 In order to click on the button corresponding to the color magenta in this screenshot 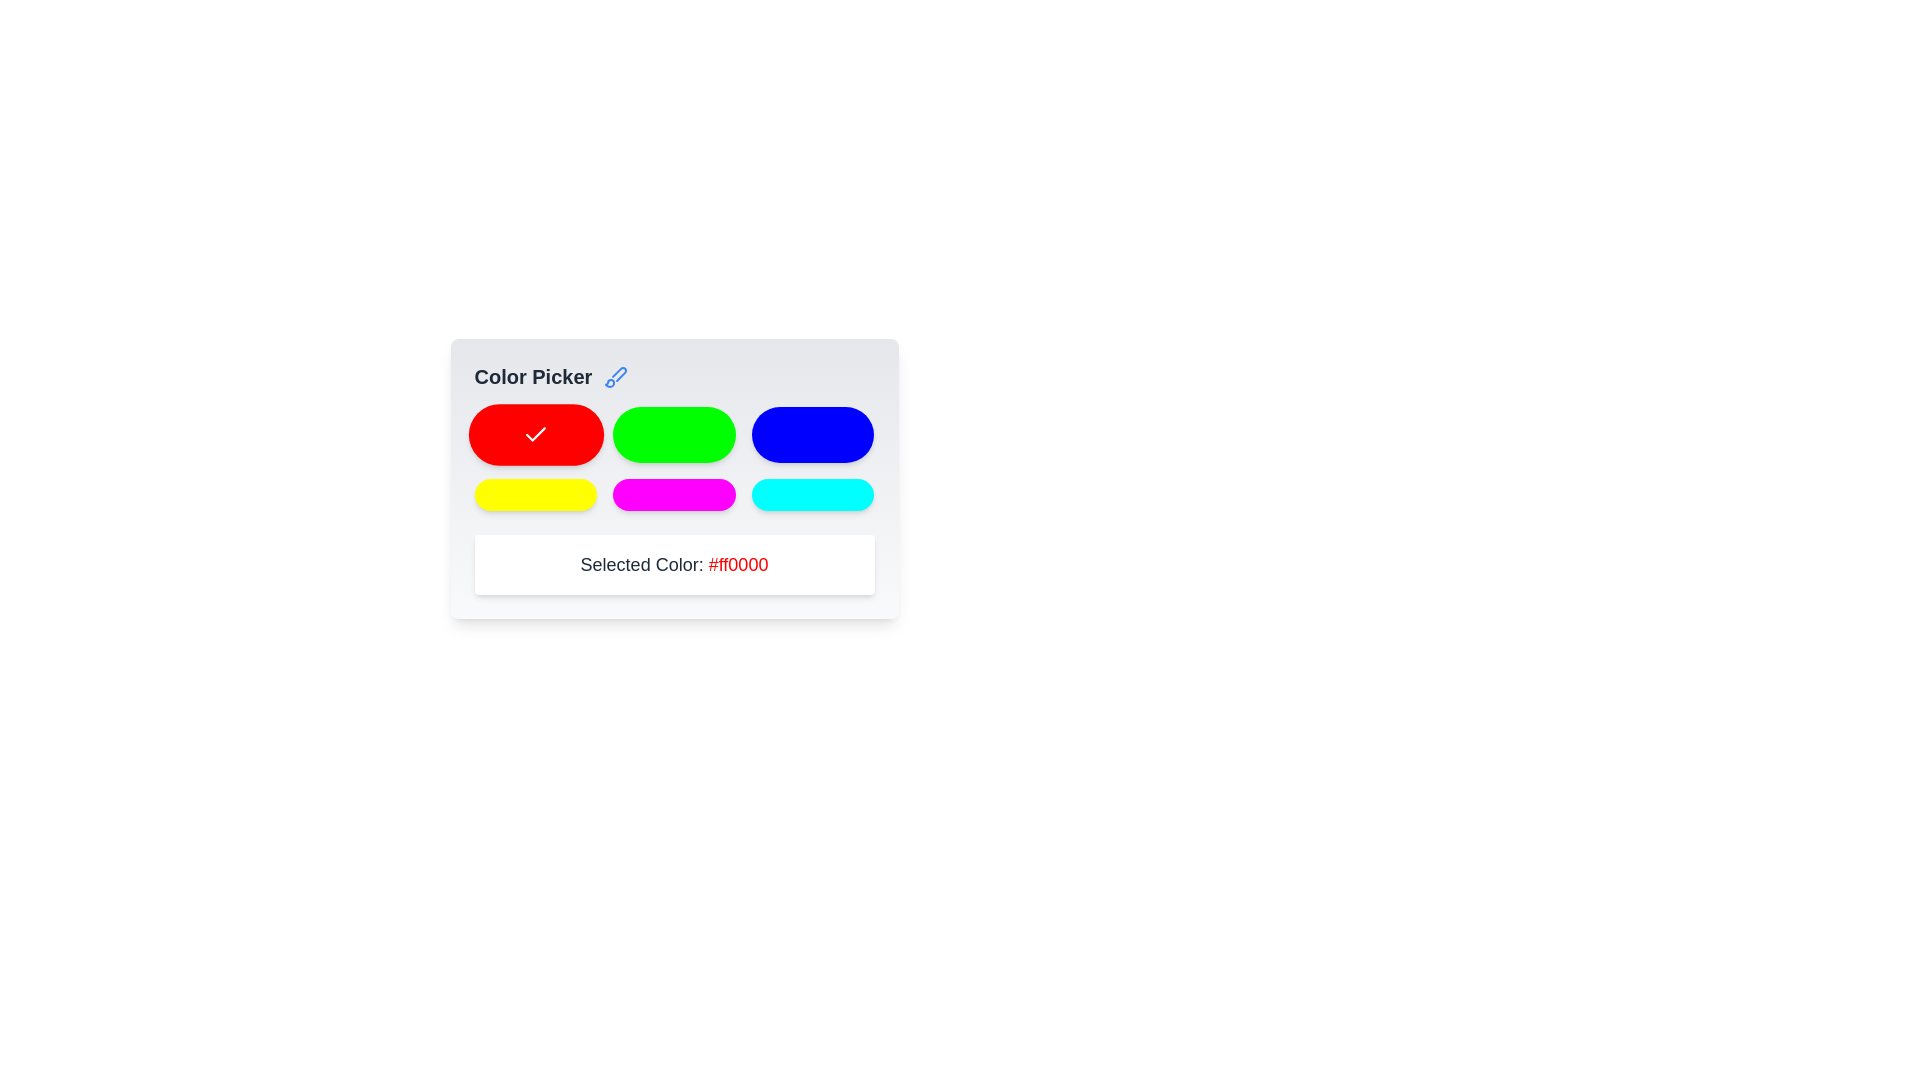, I will do `click(674, 494)`.